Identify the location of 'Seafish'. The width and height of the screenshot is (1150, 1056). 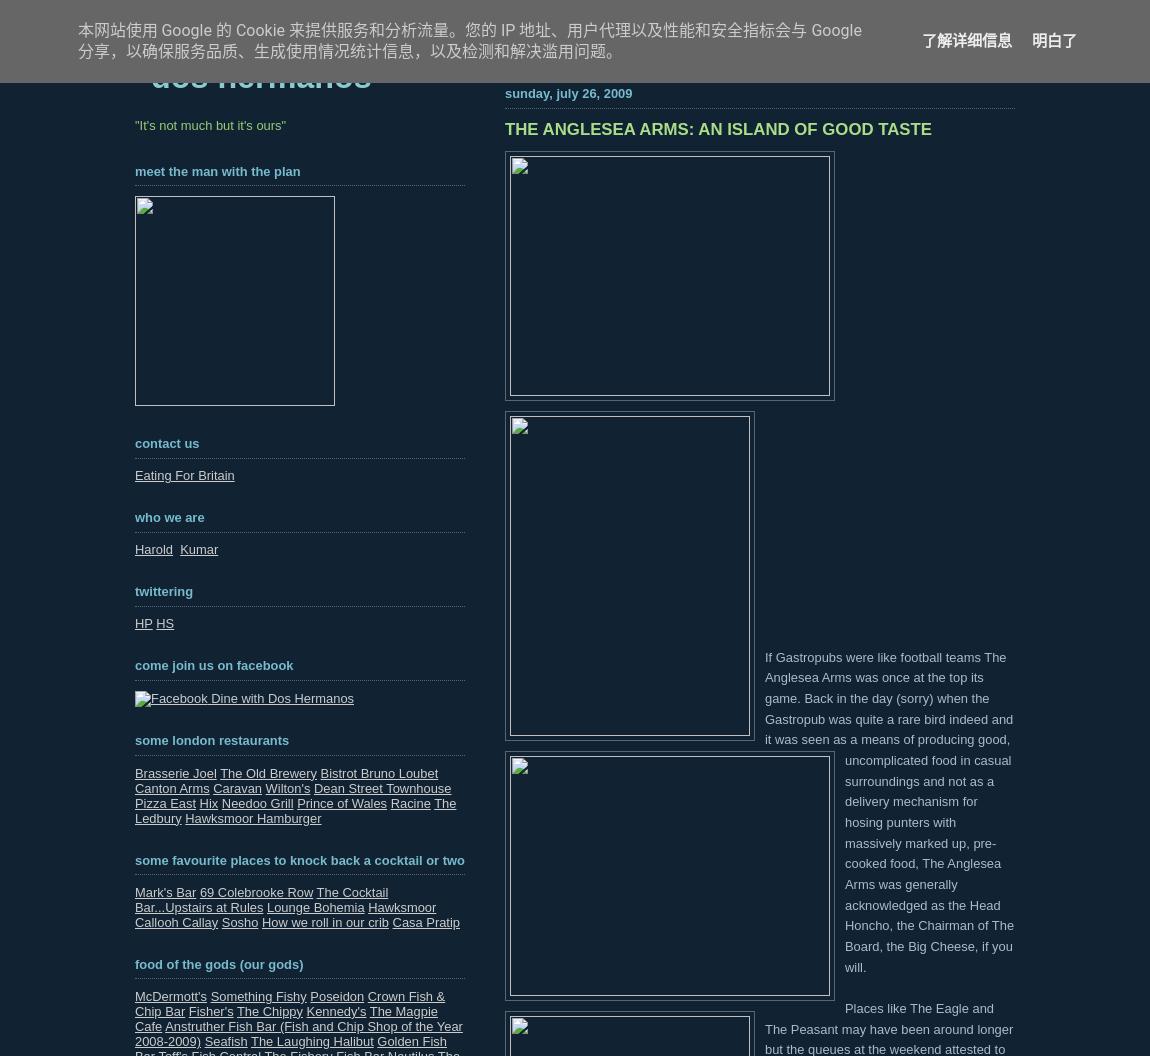
(224, 1039).